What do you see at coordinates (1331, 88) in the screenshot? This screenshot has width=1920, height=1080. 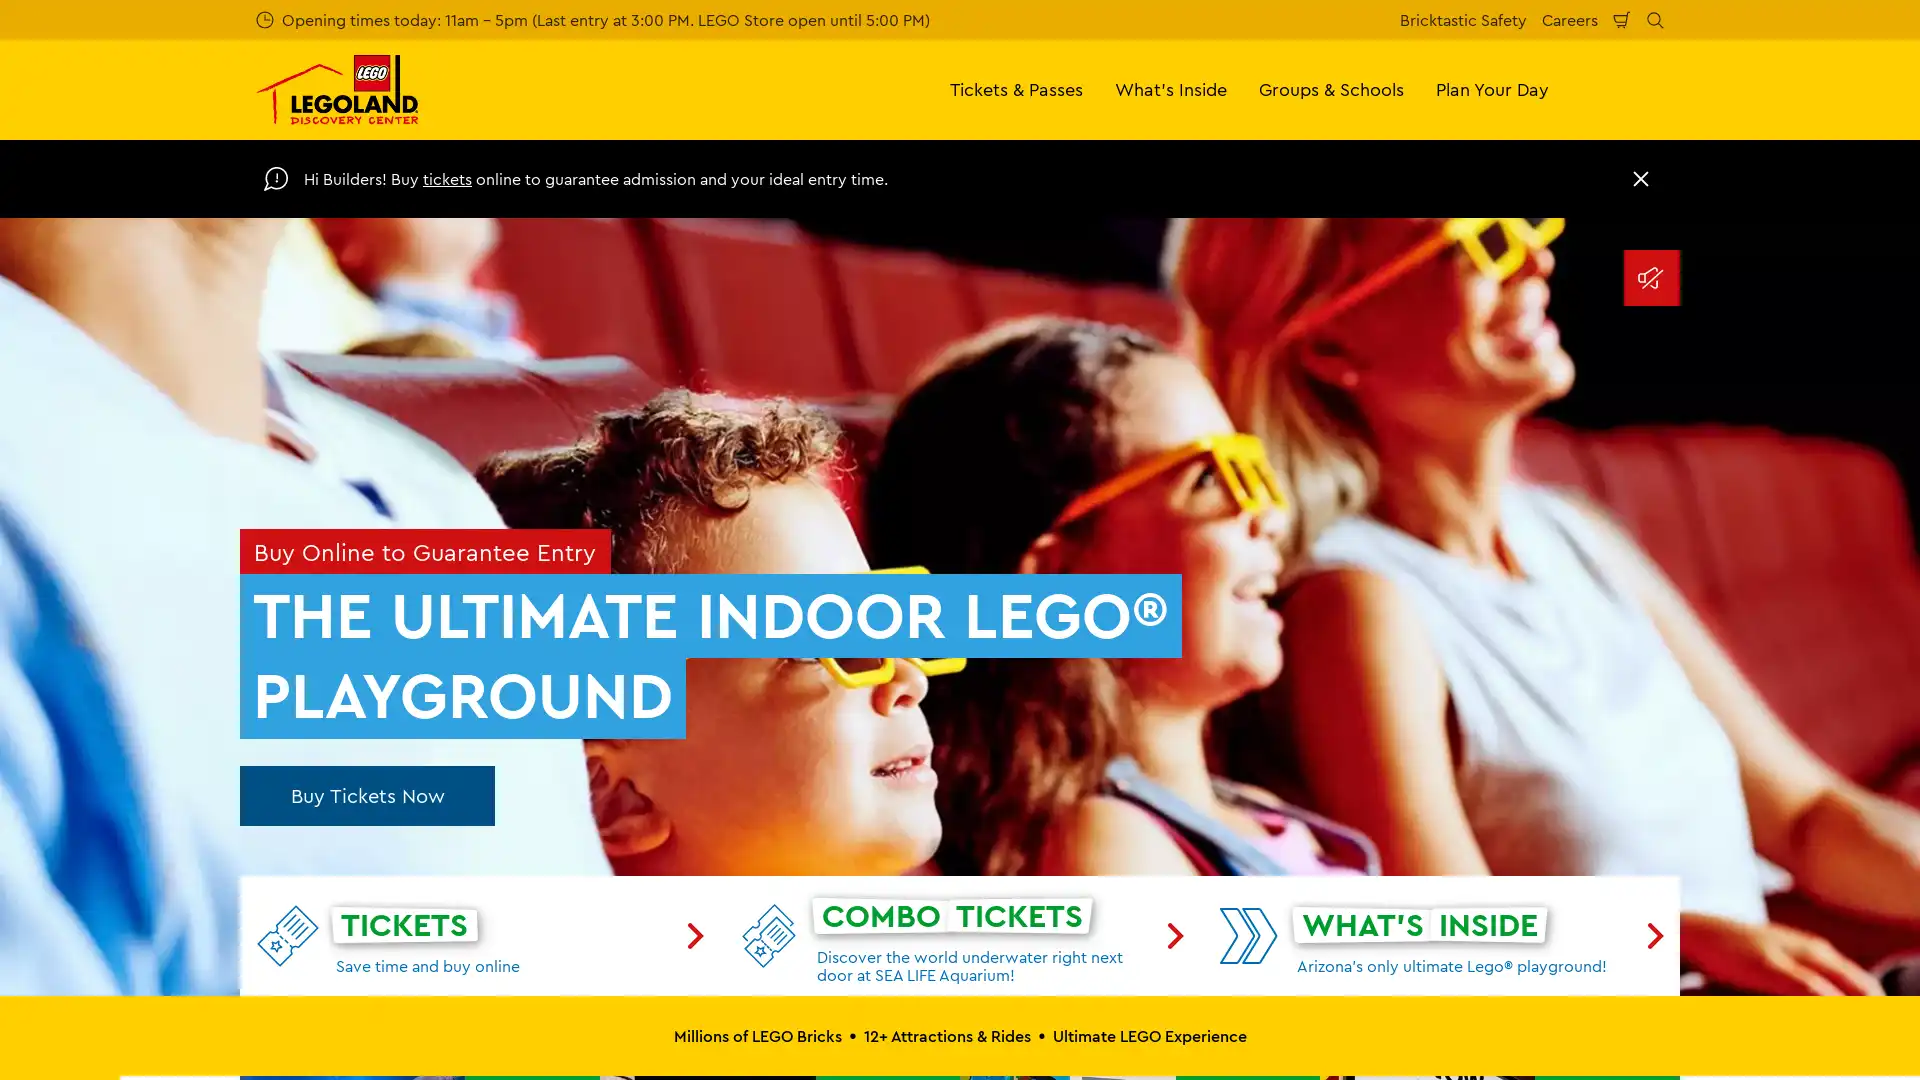 I see `Groups & Schools` at bounding box center [1331, 88].